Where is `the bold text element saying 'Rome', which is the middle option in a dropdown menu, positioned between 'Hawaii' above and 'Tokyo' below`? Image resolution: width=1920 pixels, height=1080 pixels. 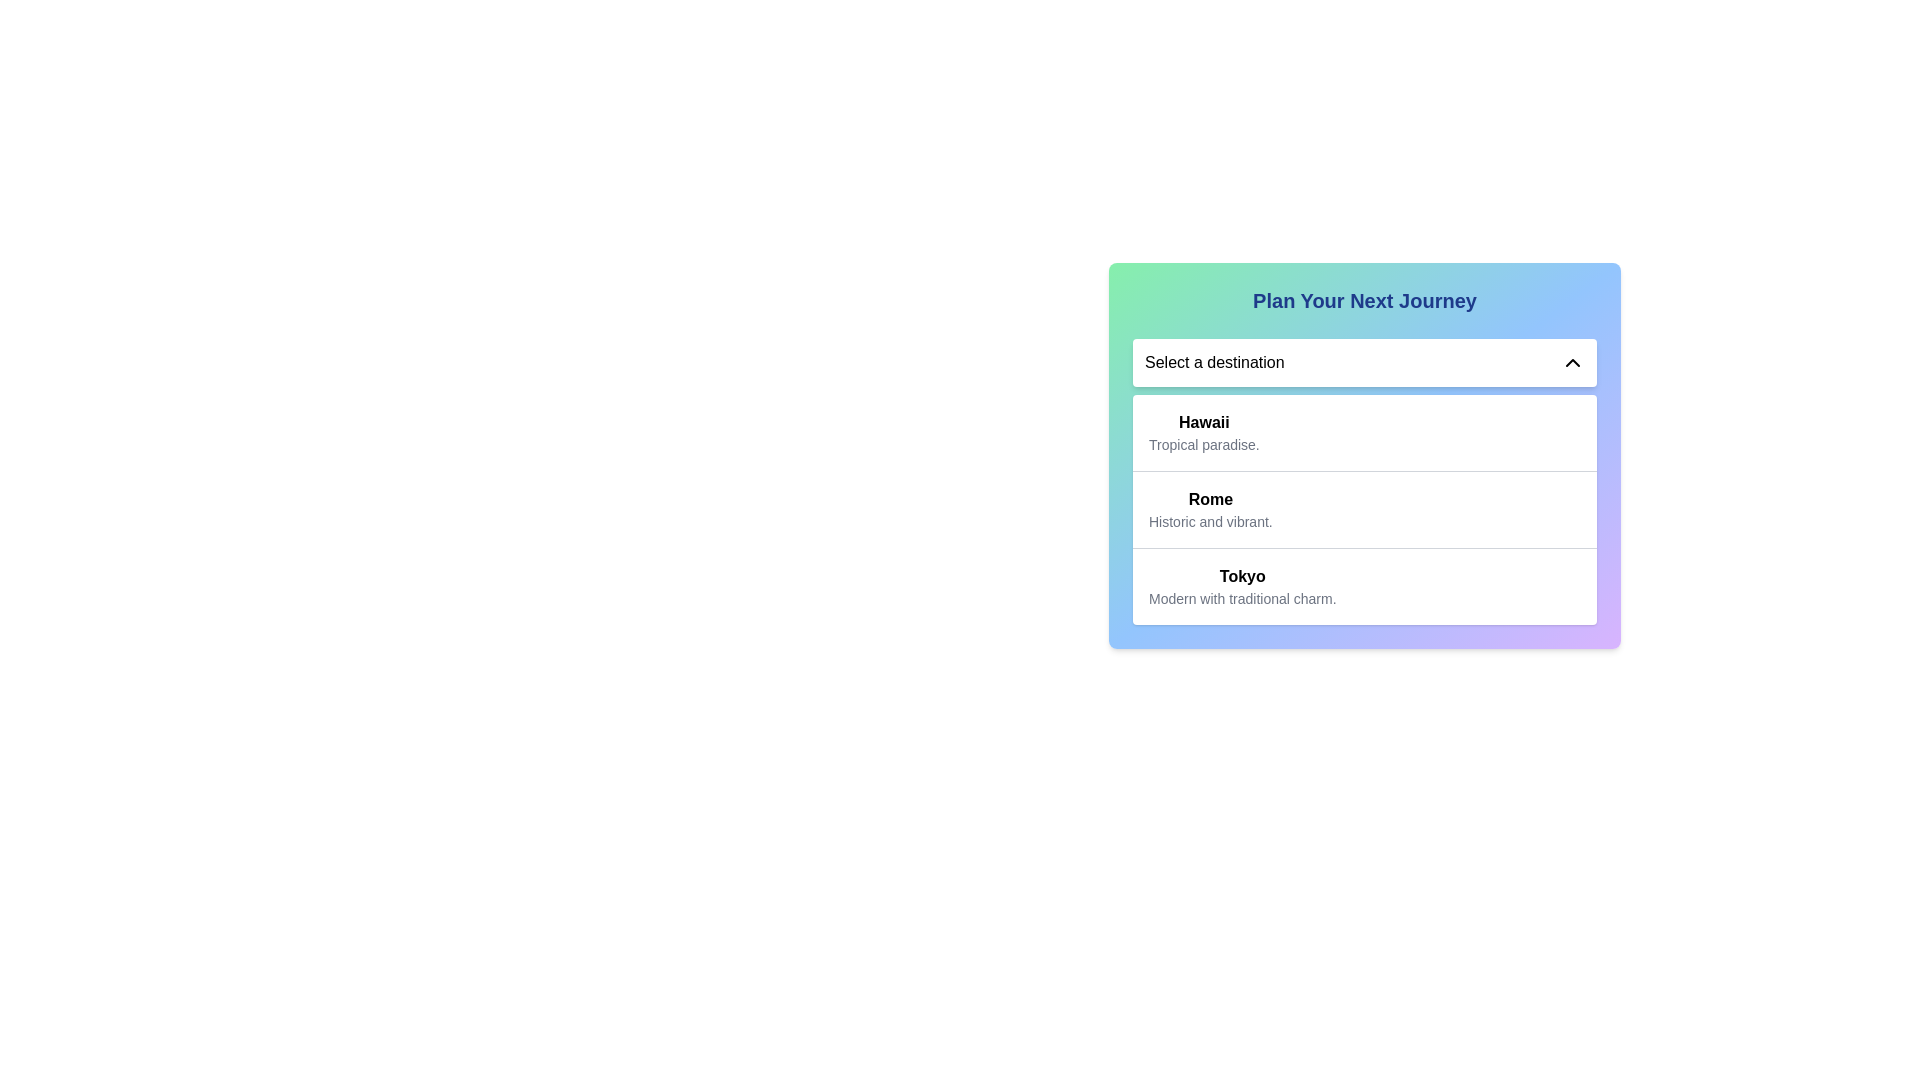
the bold text element saying 'Rome', which is the middle option in a dropdown menu, positioned between 'Hawaii' above and 'Tokyo' below is located at coordinates (1209, 499).